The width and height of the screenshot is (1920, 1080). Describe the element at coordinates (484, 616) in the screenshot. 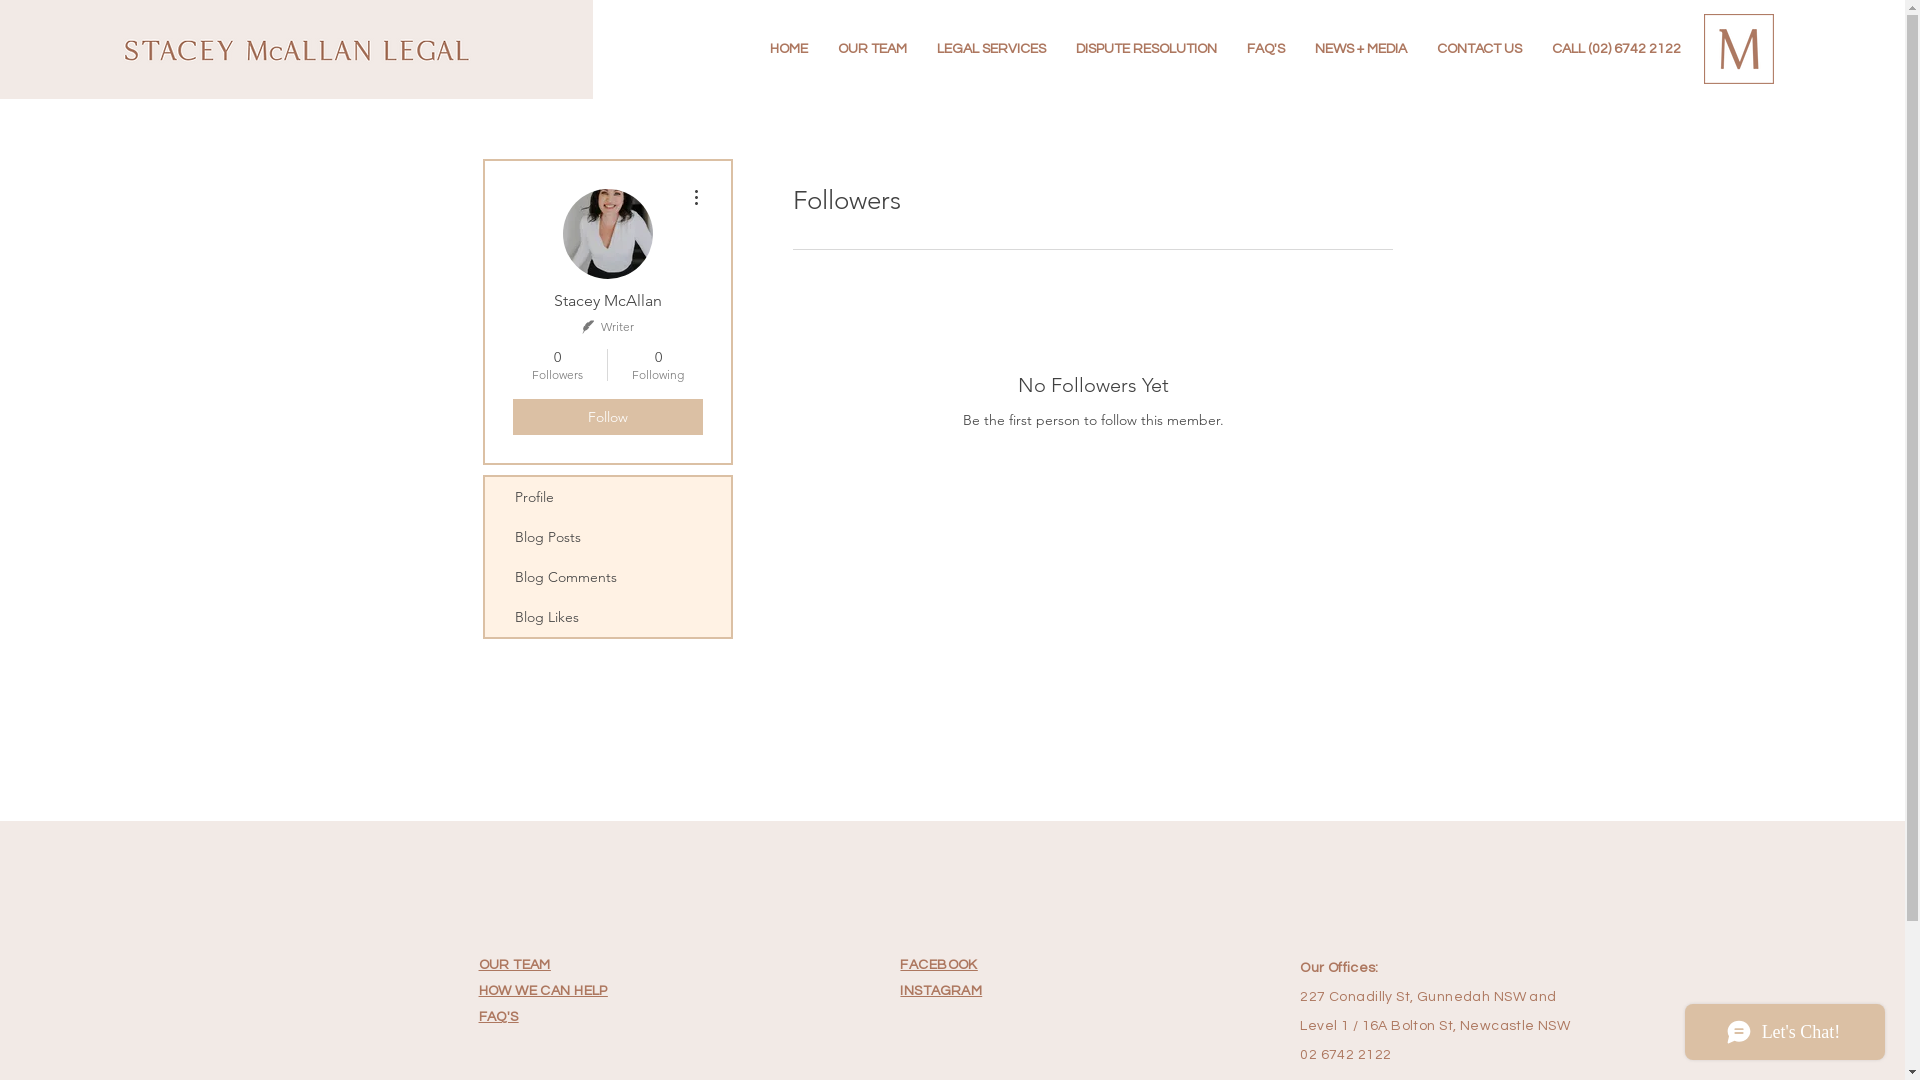

I see `'Blog Likes'` at that location.